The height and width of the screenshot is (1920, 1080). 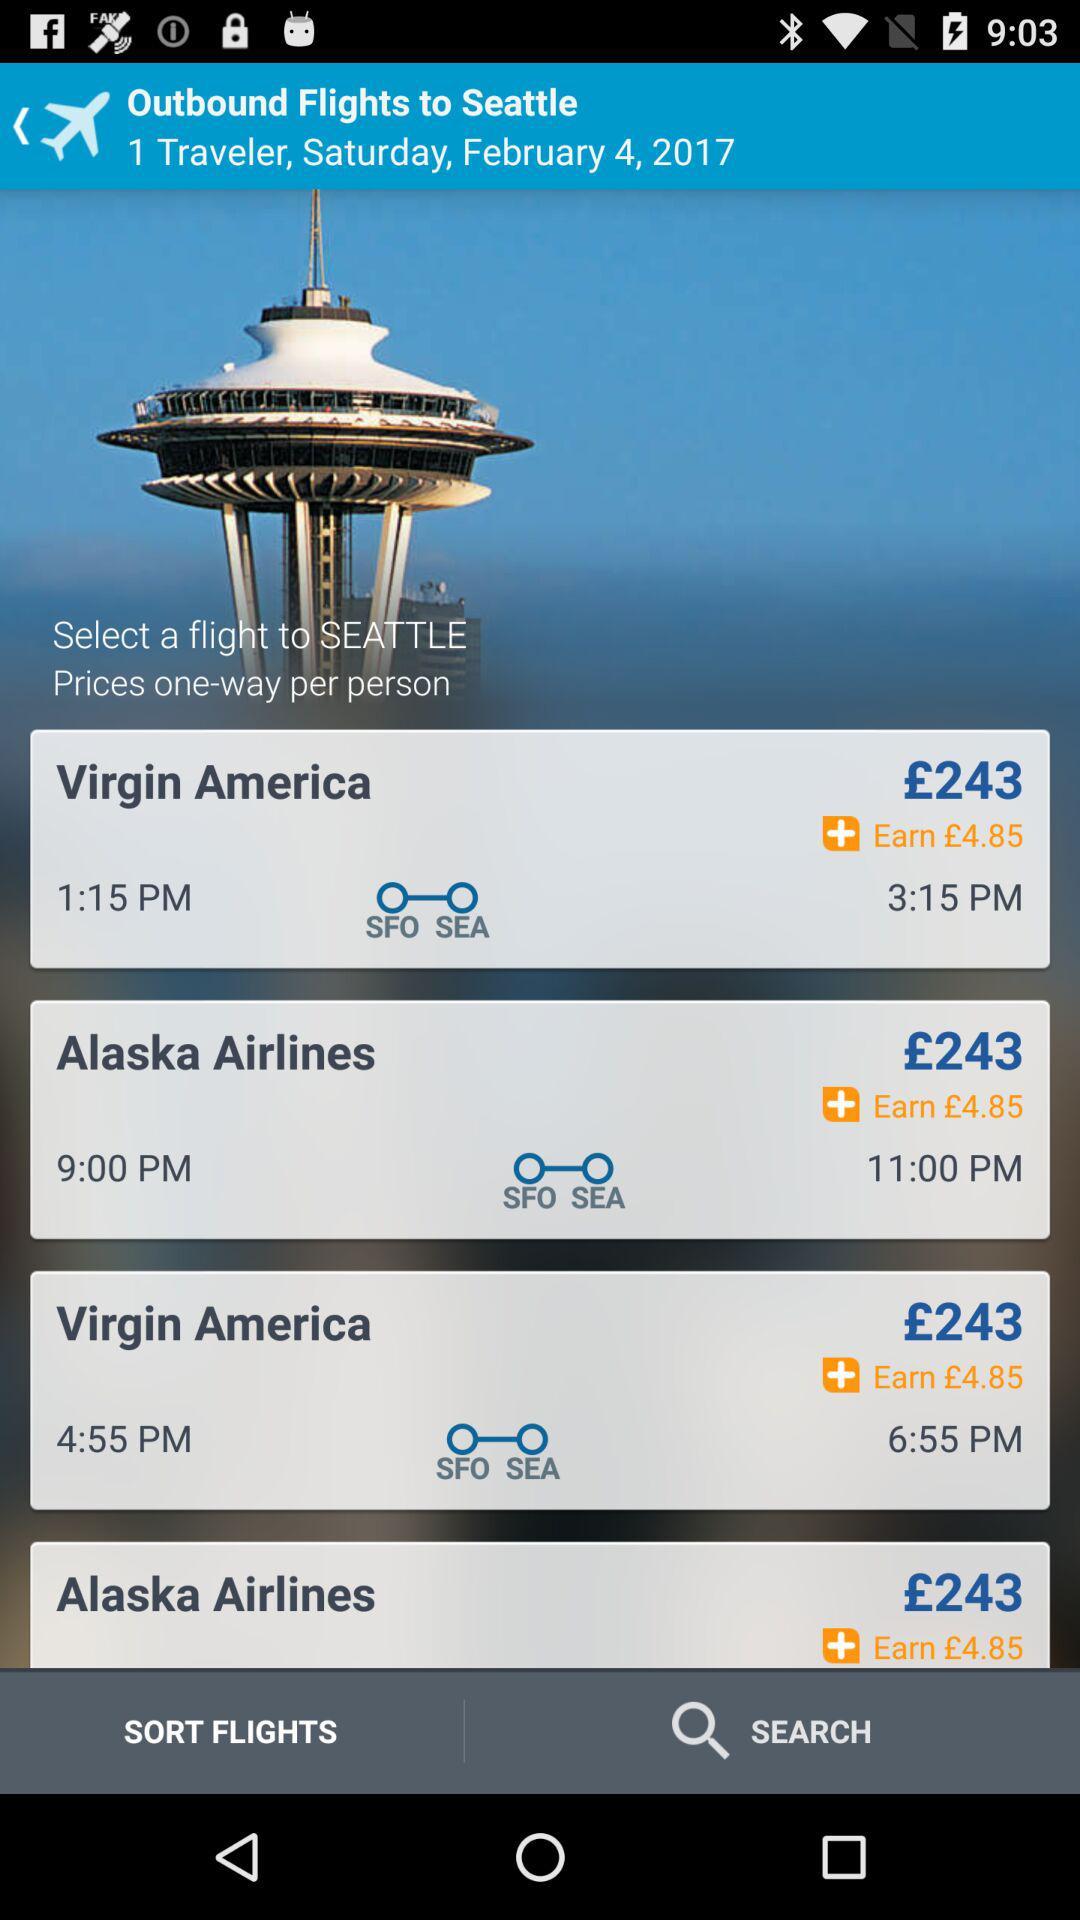 What do you see at coordinates (258, 632) in the screenshot?
I see `select a flight icon` at bounding box center [258, 632].